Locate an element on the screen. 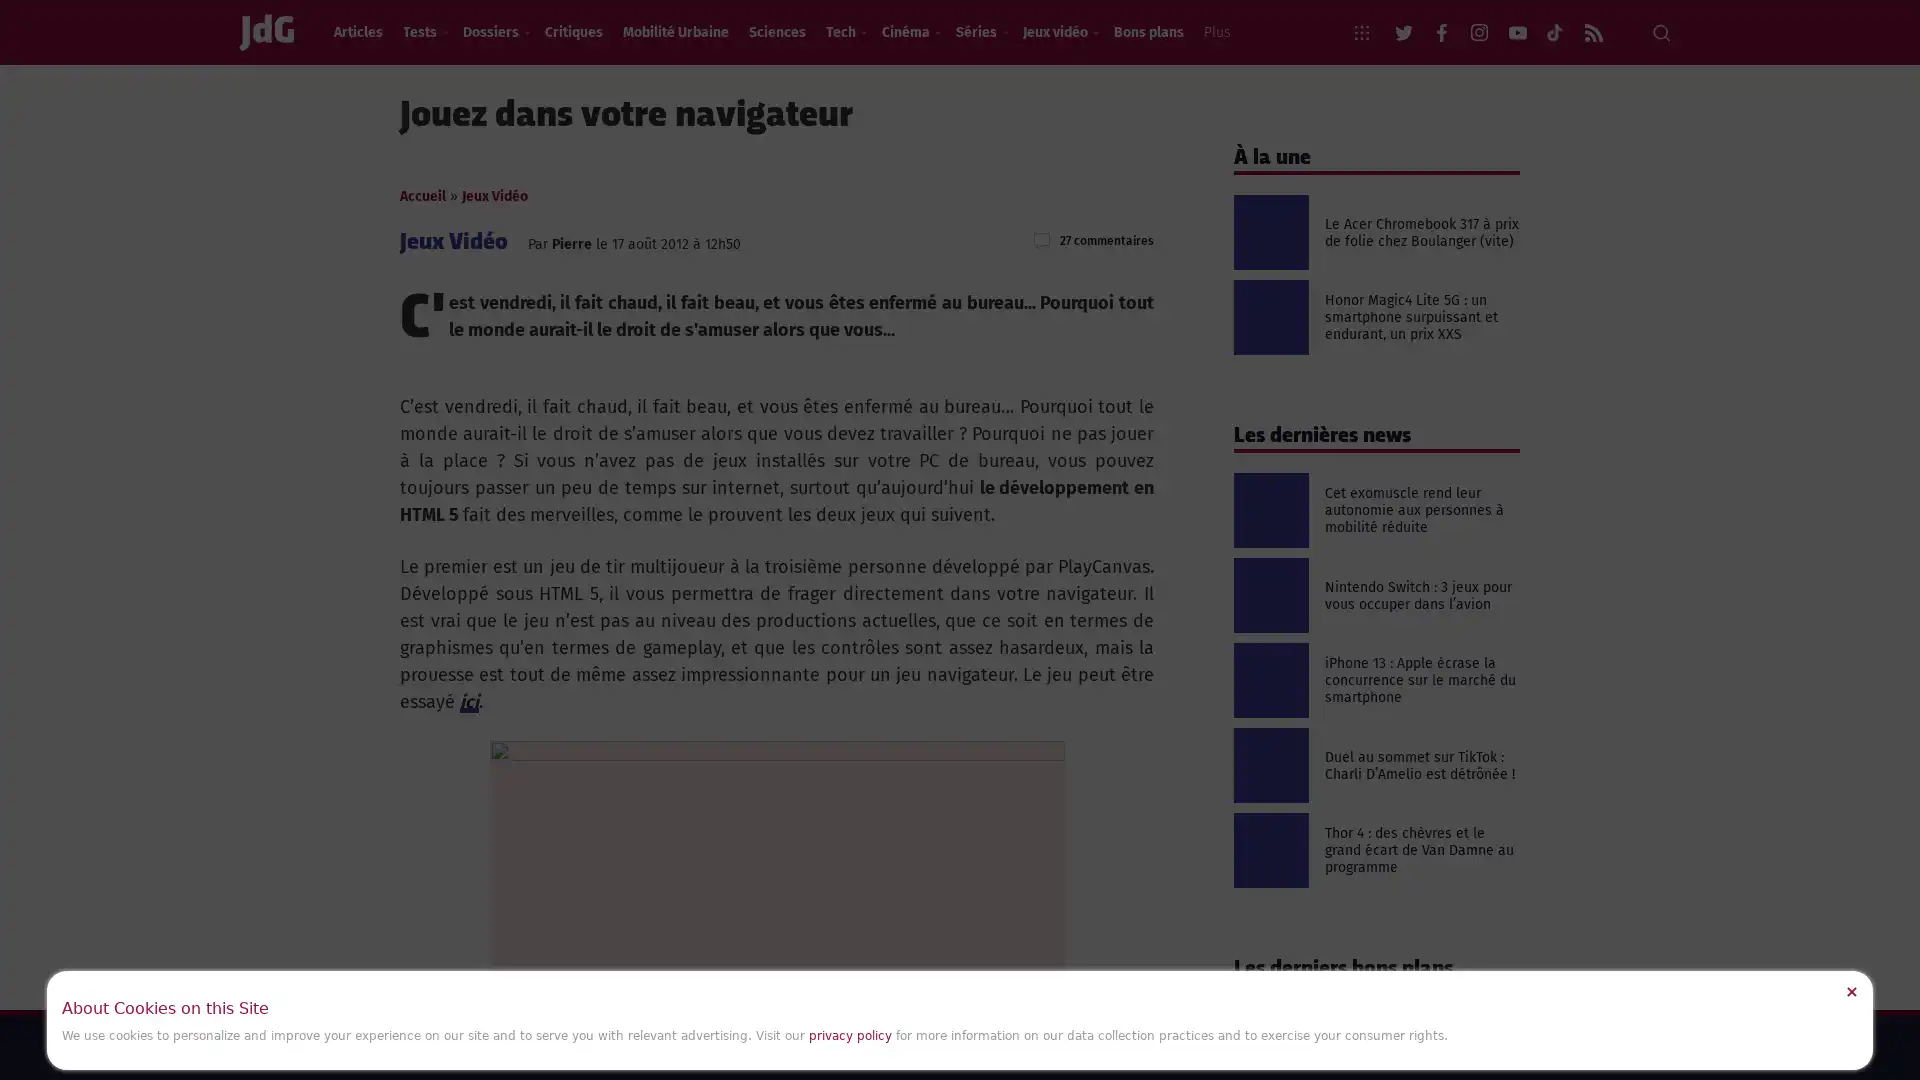 This screenshot has width=1920, height=1080. rss is located at coordinates (1592, 31).